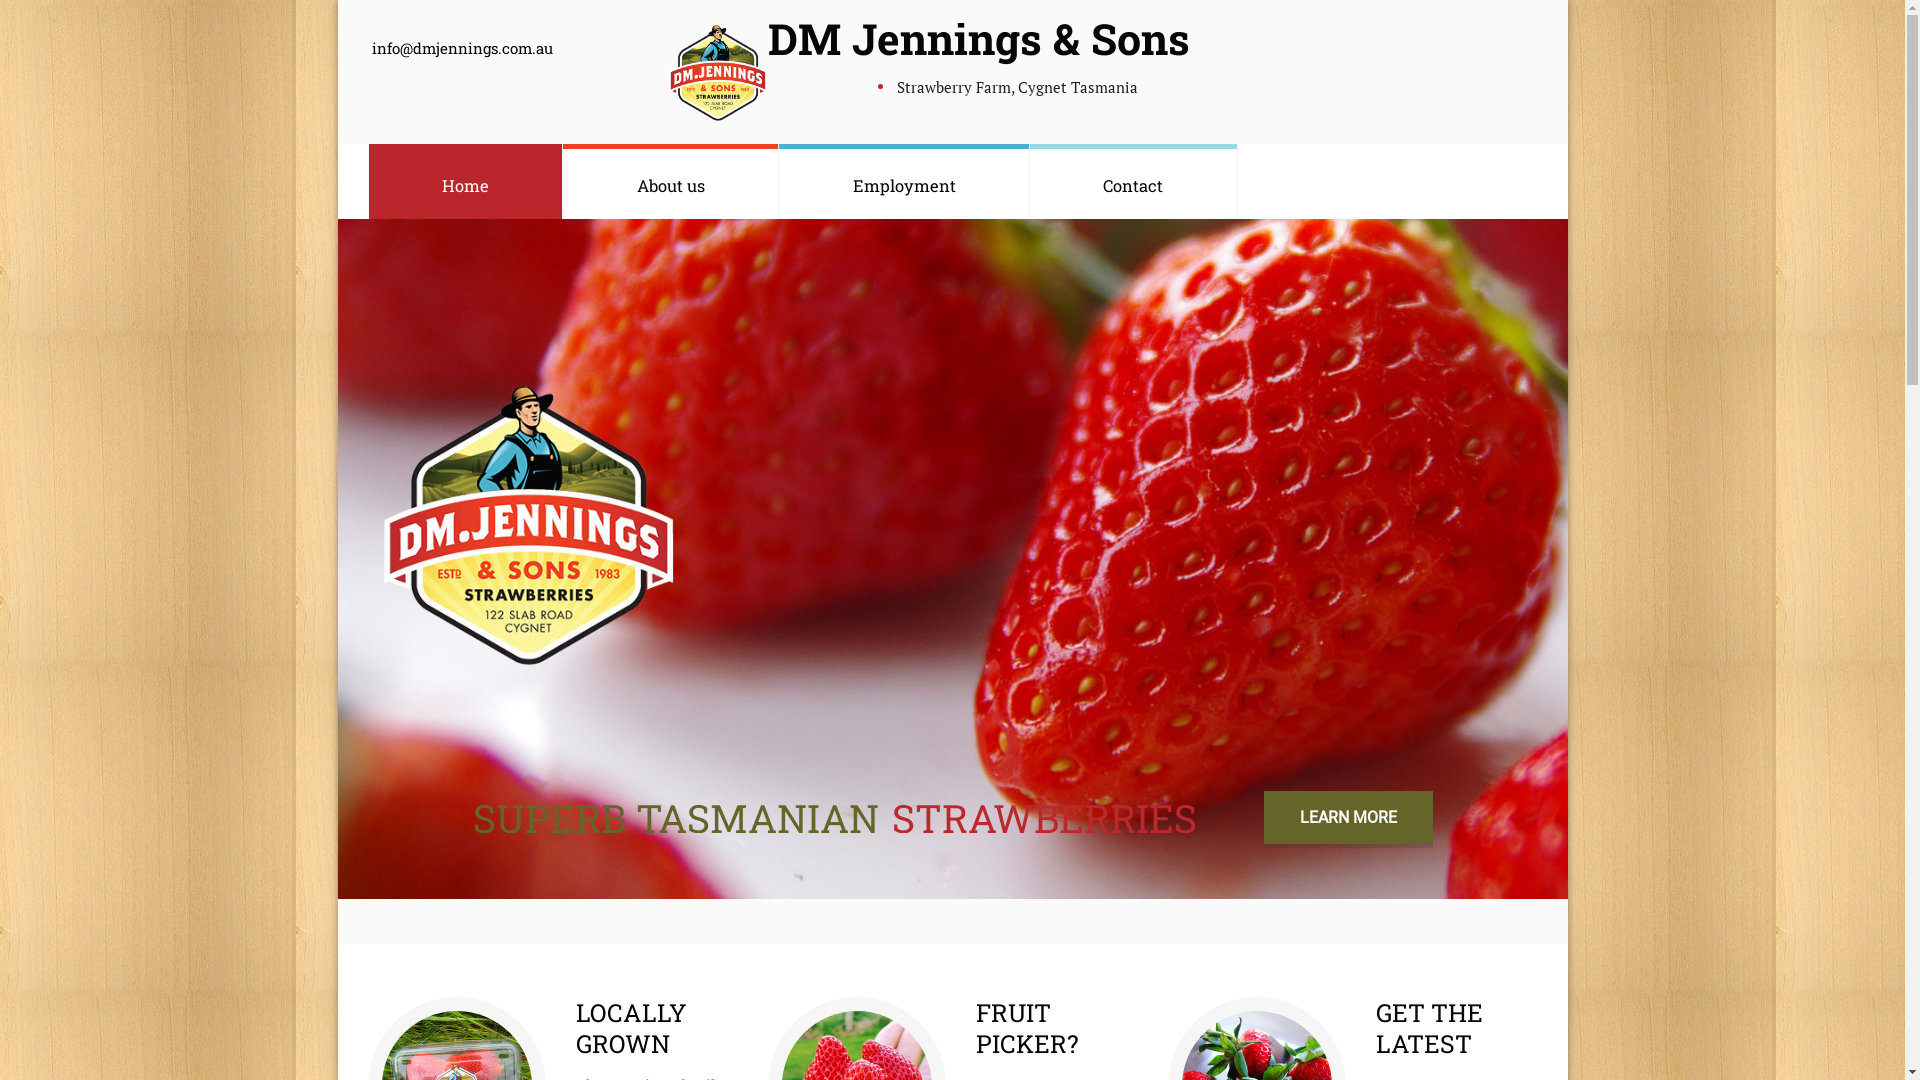  Describe the element at coordinates (1133, 181) in the screenshot. I see `'Contact'` at that location.